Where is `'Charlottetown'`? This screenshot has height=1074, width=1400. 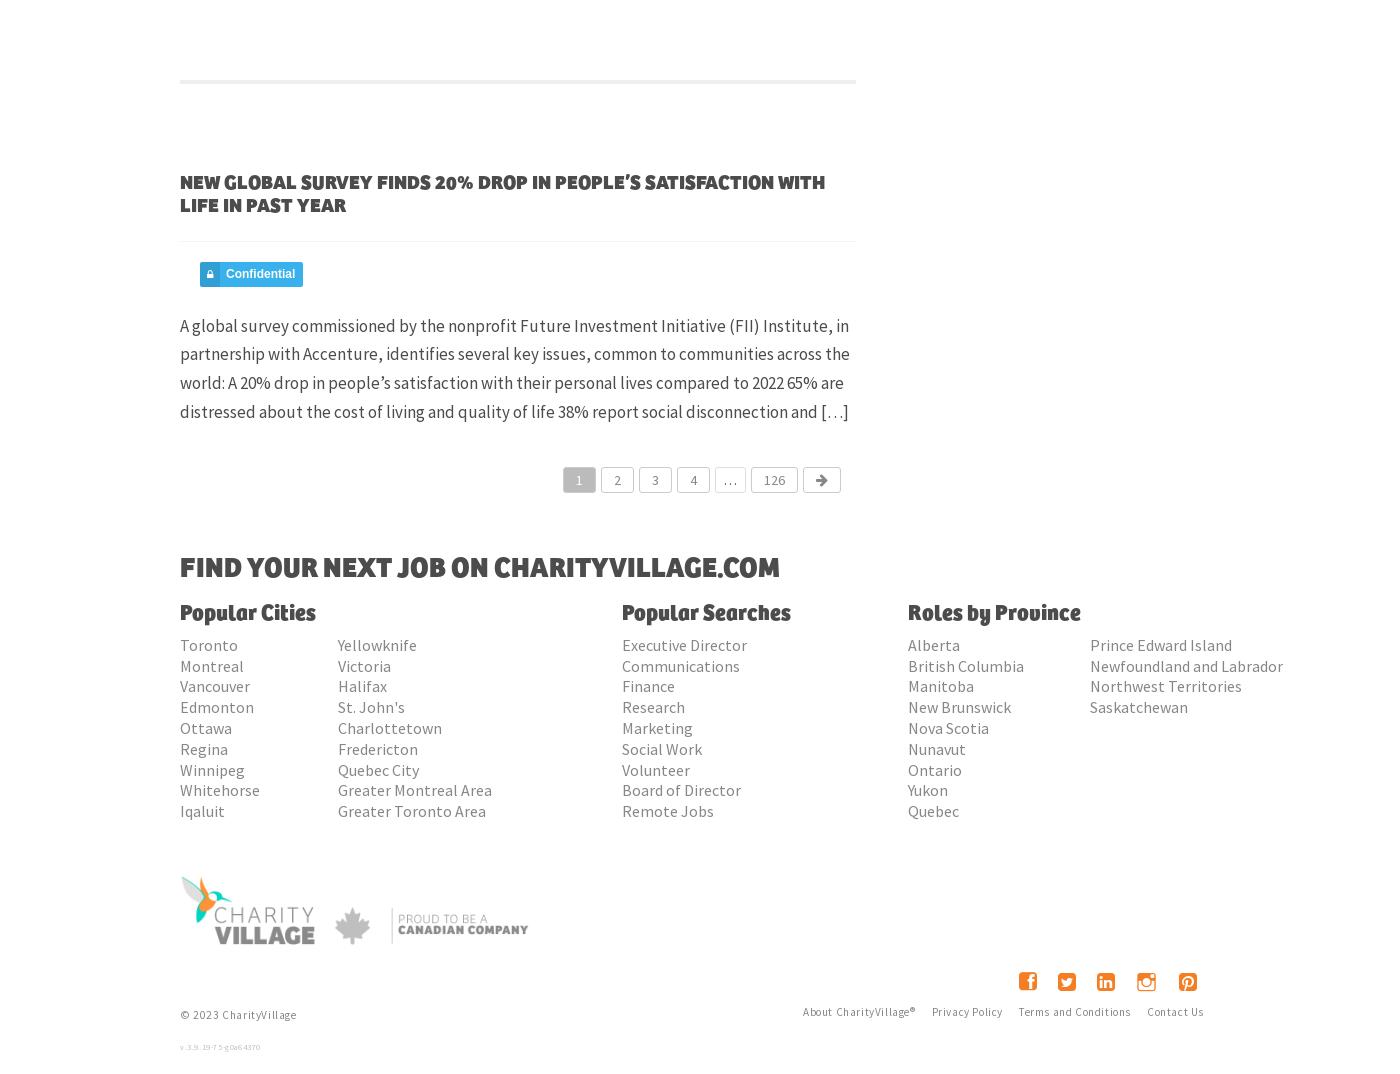
'Charlottetown' is located at coordinates (337, 726).